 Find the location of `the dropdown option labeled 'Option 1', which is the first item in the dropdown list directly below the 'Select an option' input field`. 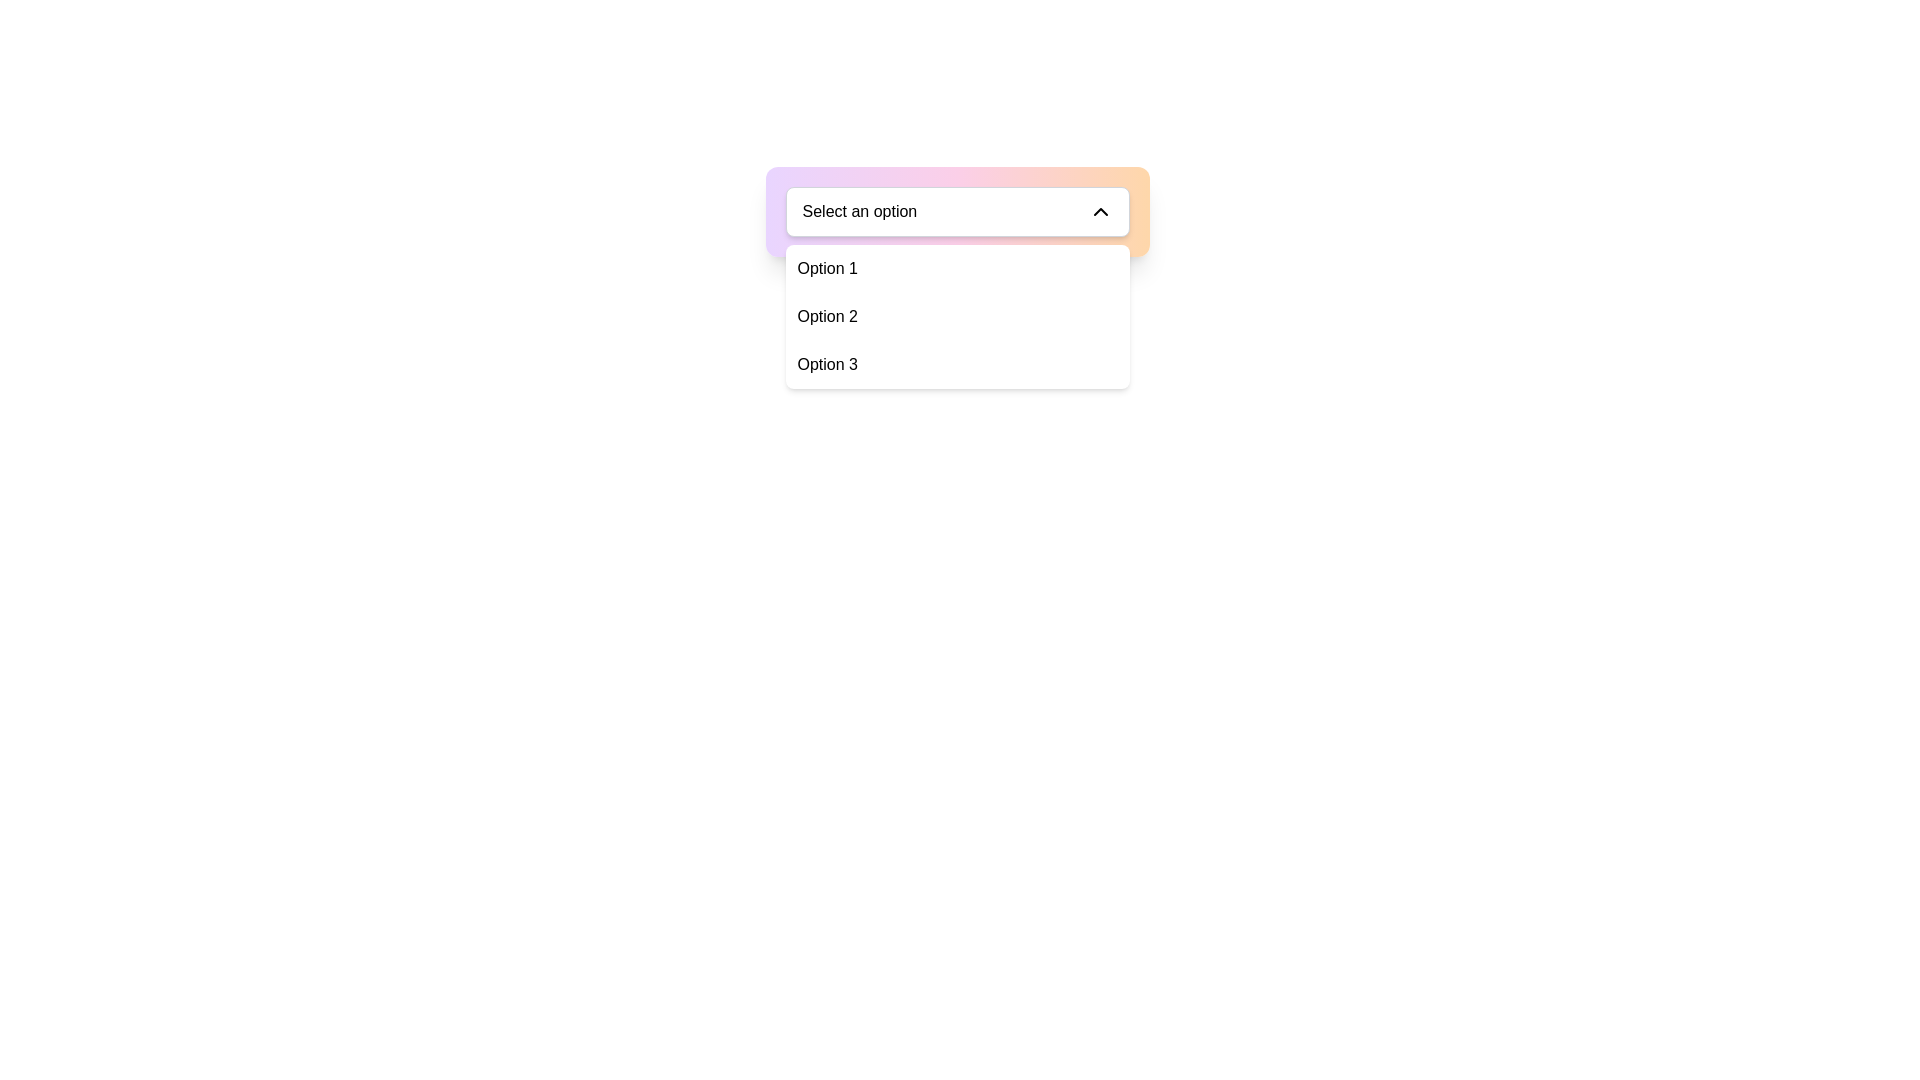

the dropdown option labeled 'Option 1', which is the first item in the dropdown list directly below the 'Select an option' input field is located at coordinates (827, 268).